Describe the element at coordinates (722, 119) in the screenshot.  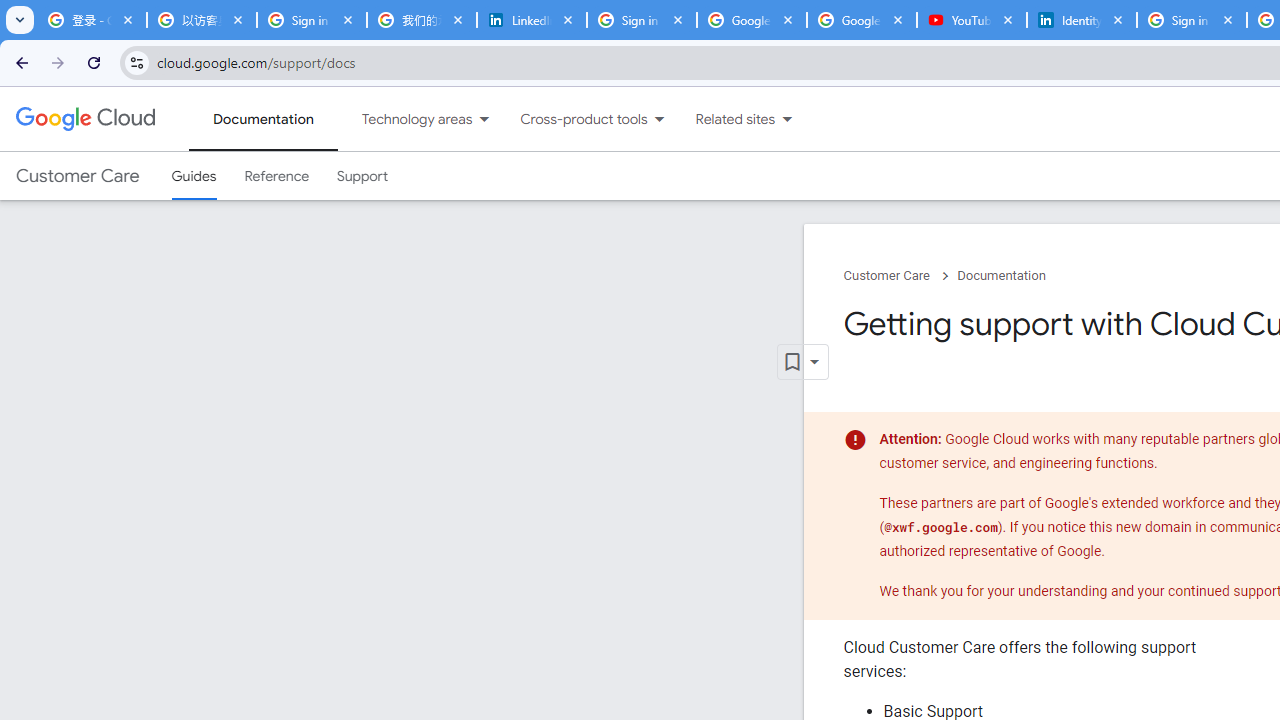
I see `'Related sites'` at that location.